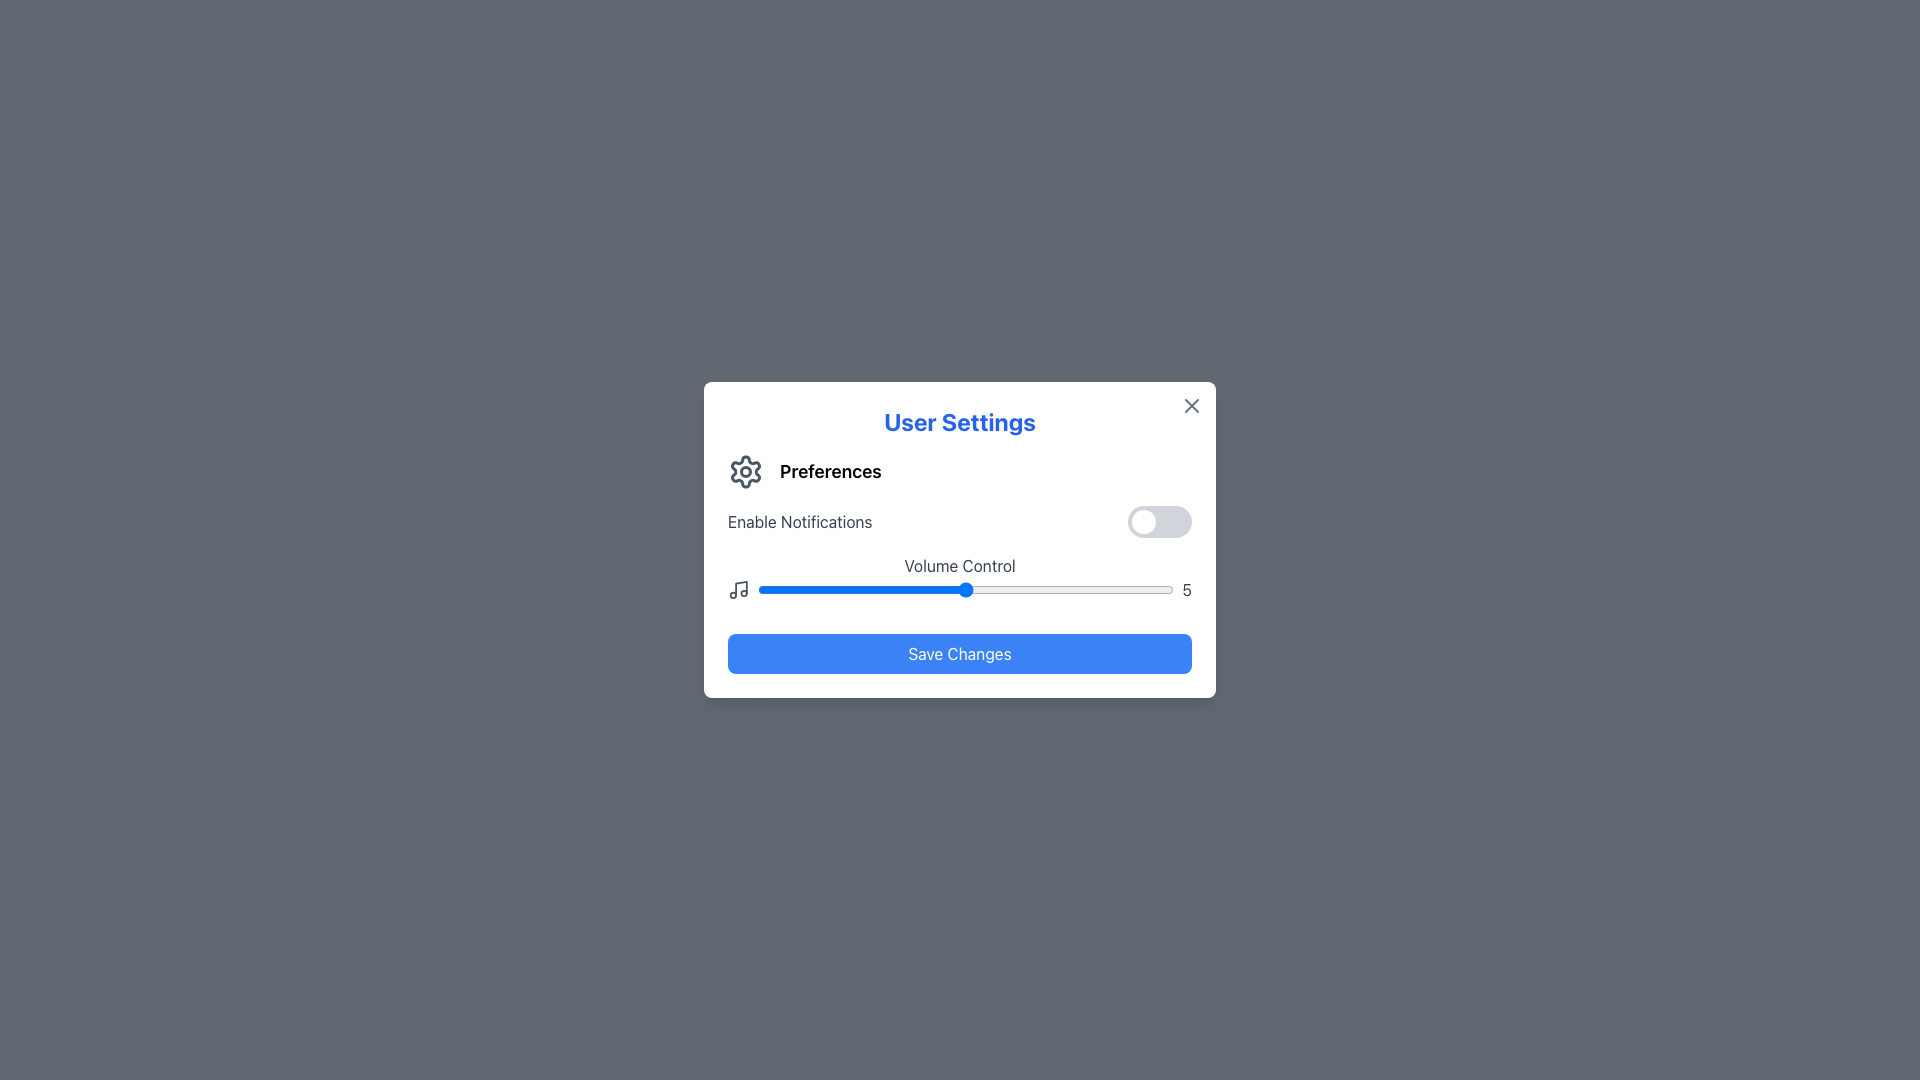 Image resolution: width=1920 pixels, height=1080 pixels. What do you see at coordinates (840, 589) in the screenshot?
I see `the volume level` at bounding box center [840, 589].